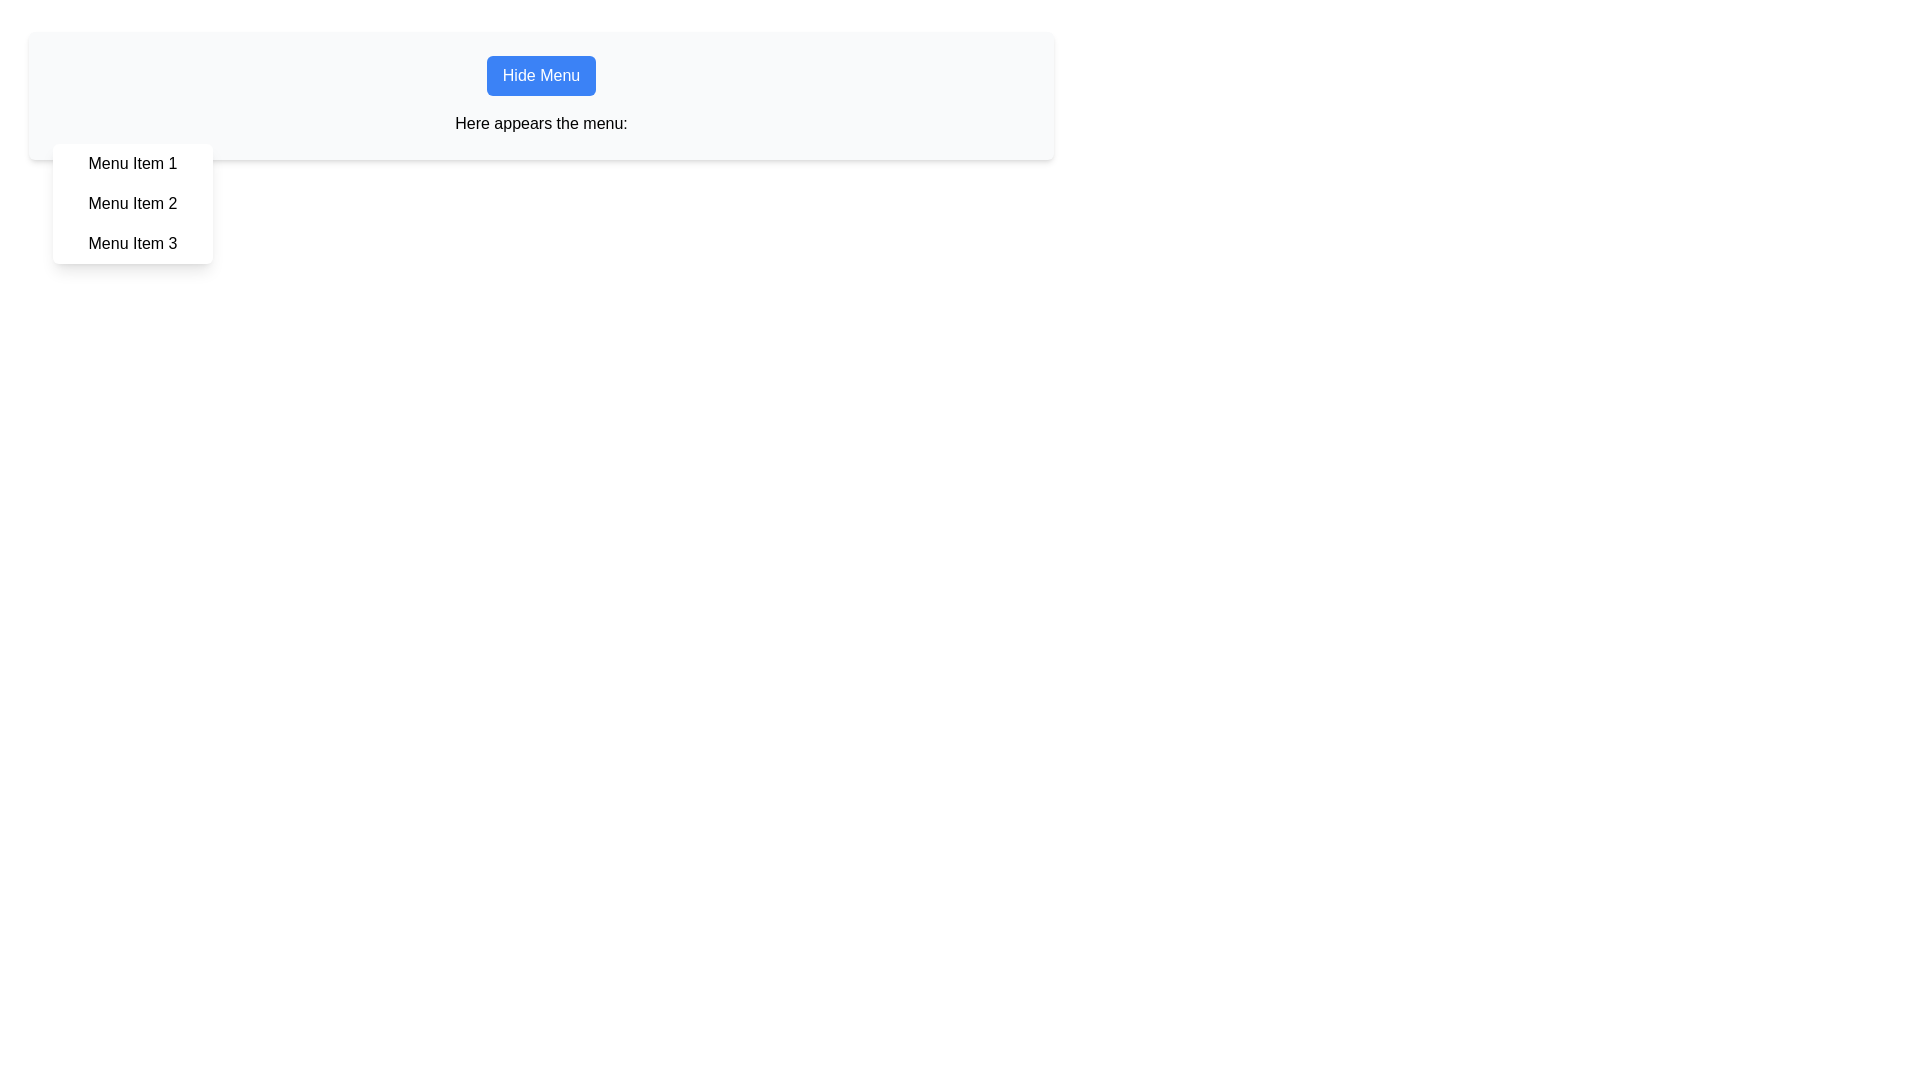 This screenshot has width=1920, height=1080. What do you see at coordinates (541, 75) in the screenshot?
I see `the button located centrally at the top of the light gray box with rounded corners` at bounding box center [541, 75].